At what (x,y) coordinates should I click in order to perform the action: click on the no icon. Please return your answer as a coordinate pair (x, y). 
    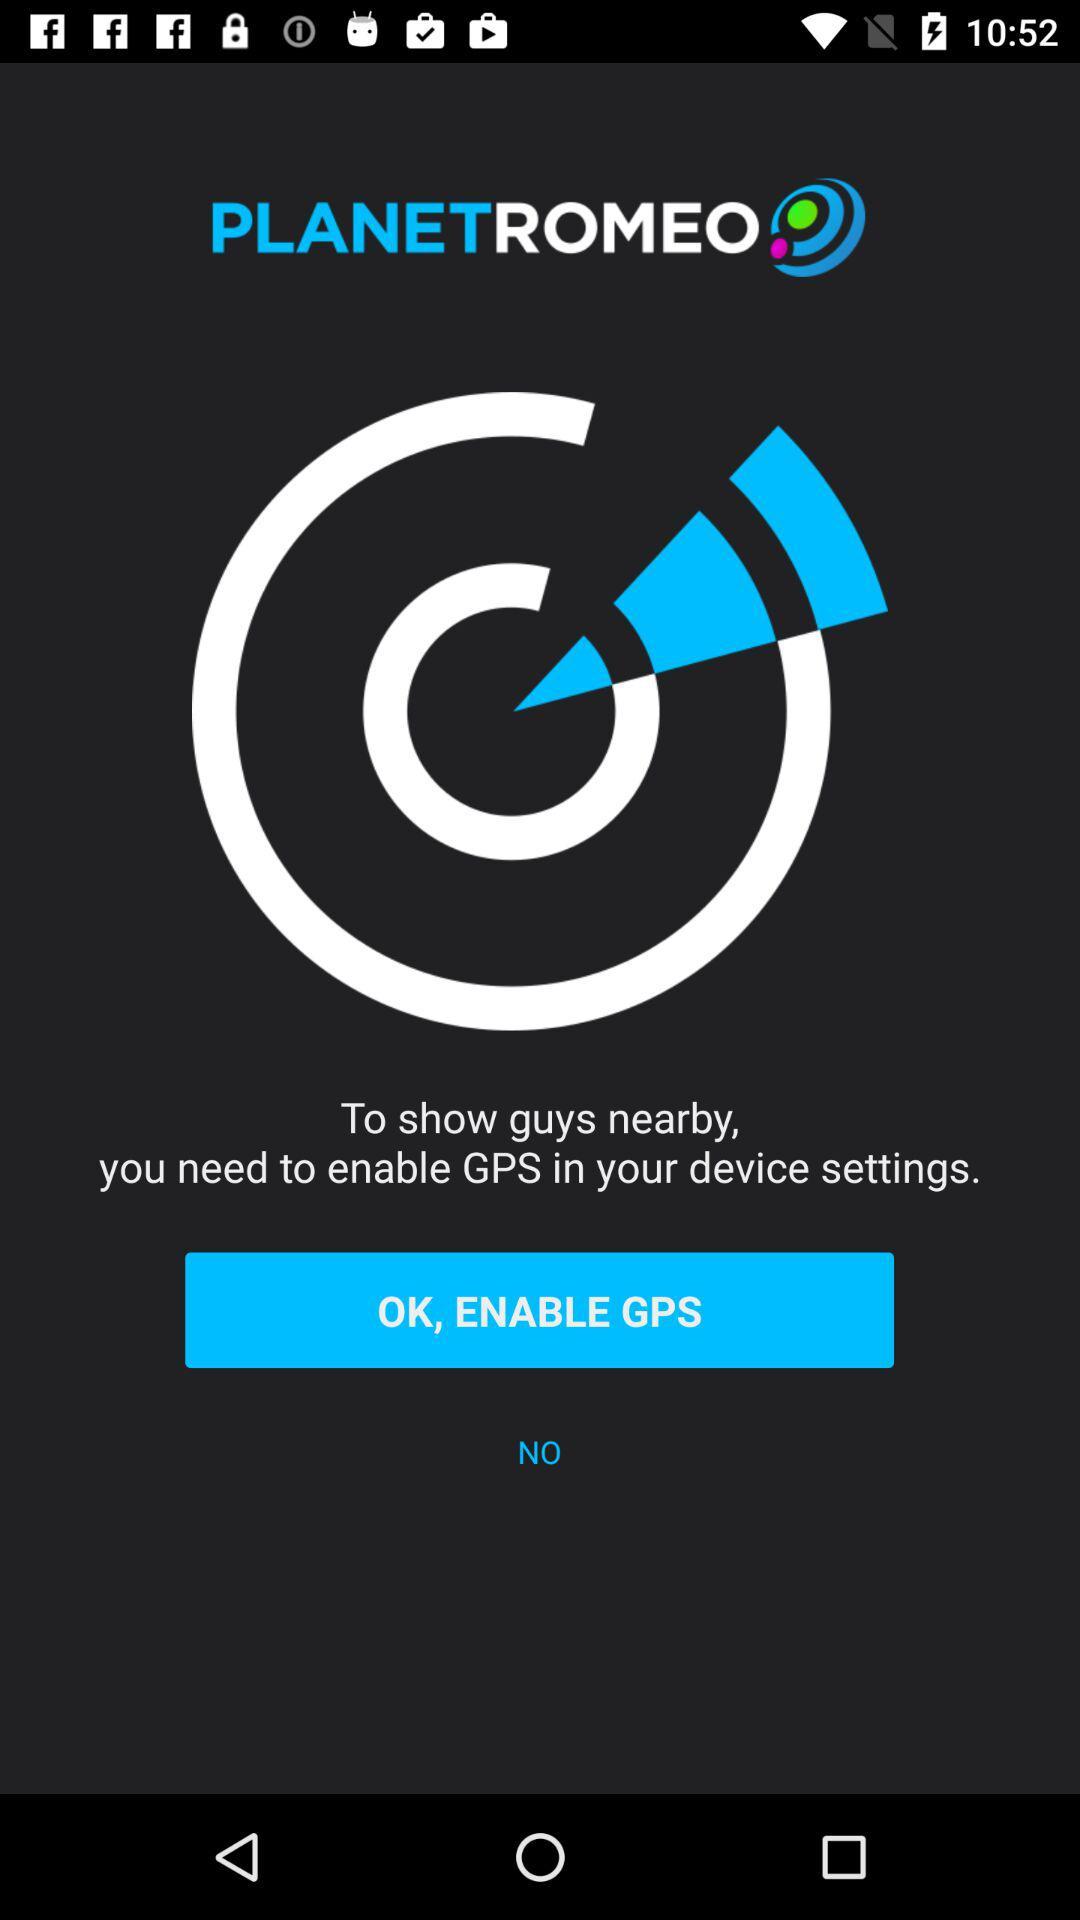
    Looking at the image, I should click on (538, 1451).